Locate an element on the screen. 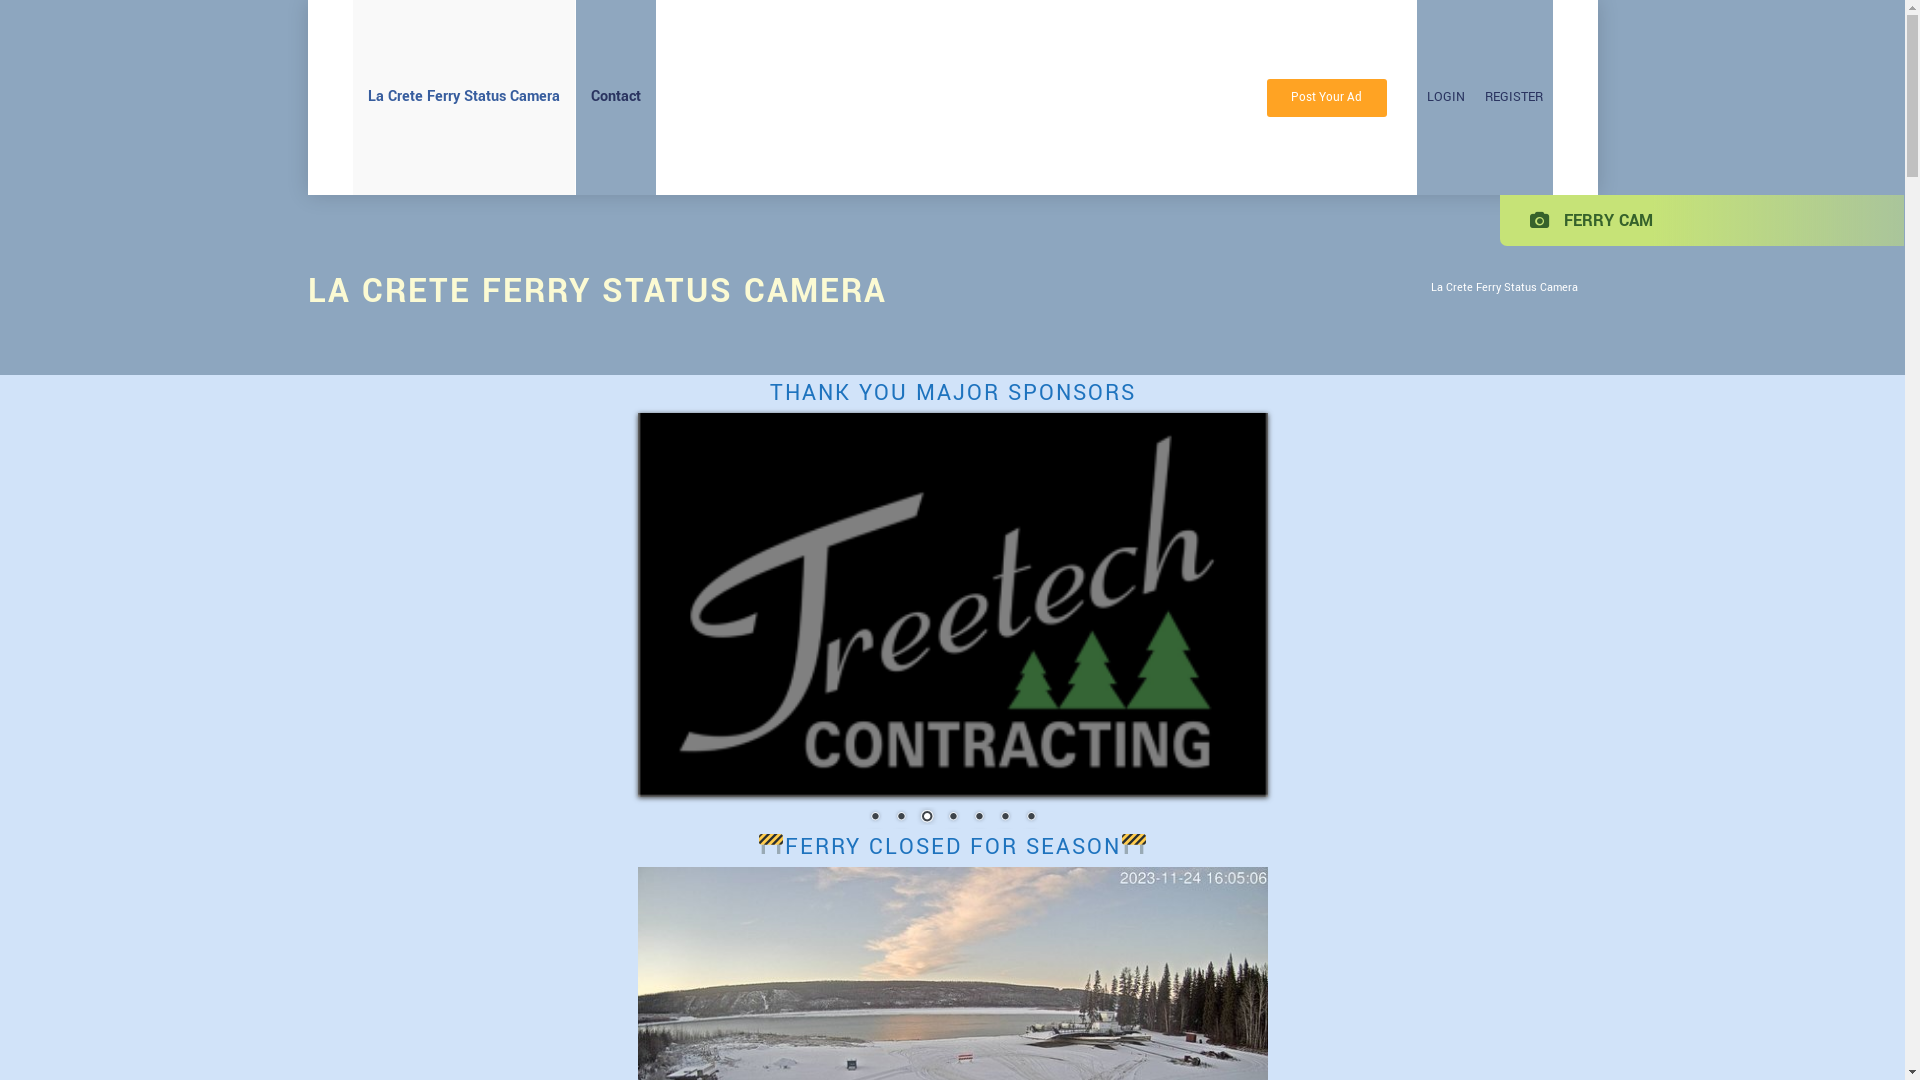 This screenshot has width=1920, height=1080. '2' is located at coordinates (900, 817).